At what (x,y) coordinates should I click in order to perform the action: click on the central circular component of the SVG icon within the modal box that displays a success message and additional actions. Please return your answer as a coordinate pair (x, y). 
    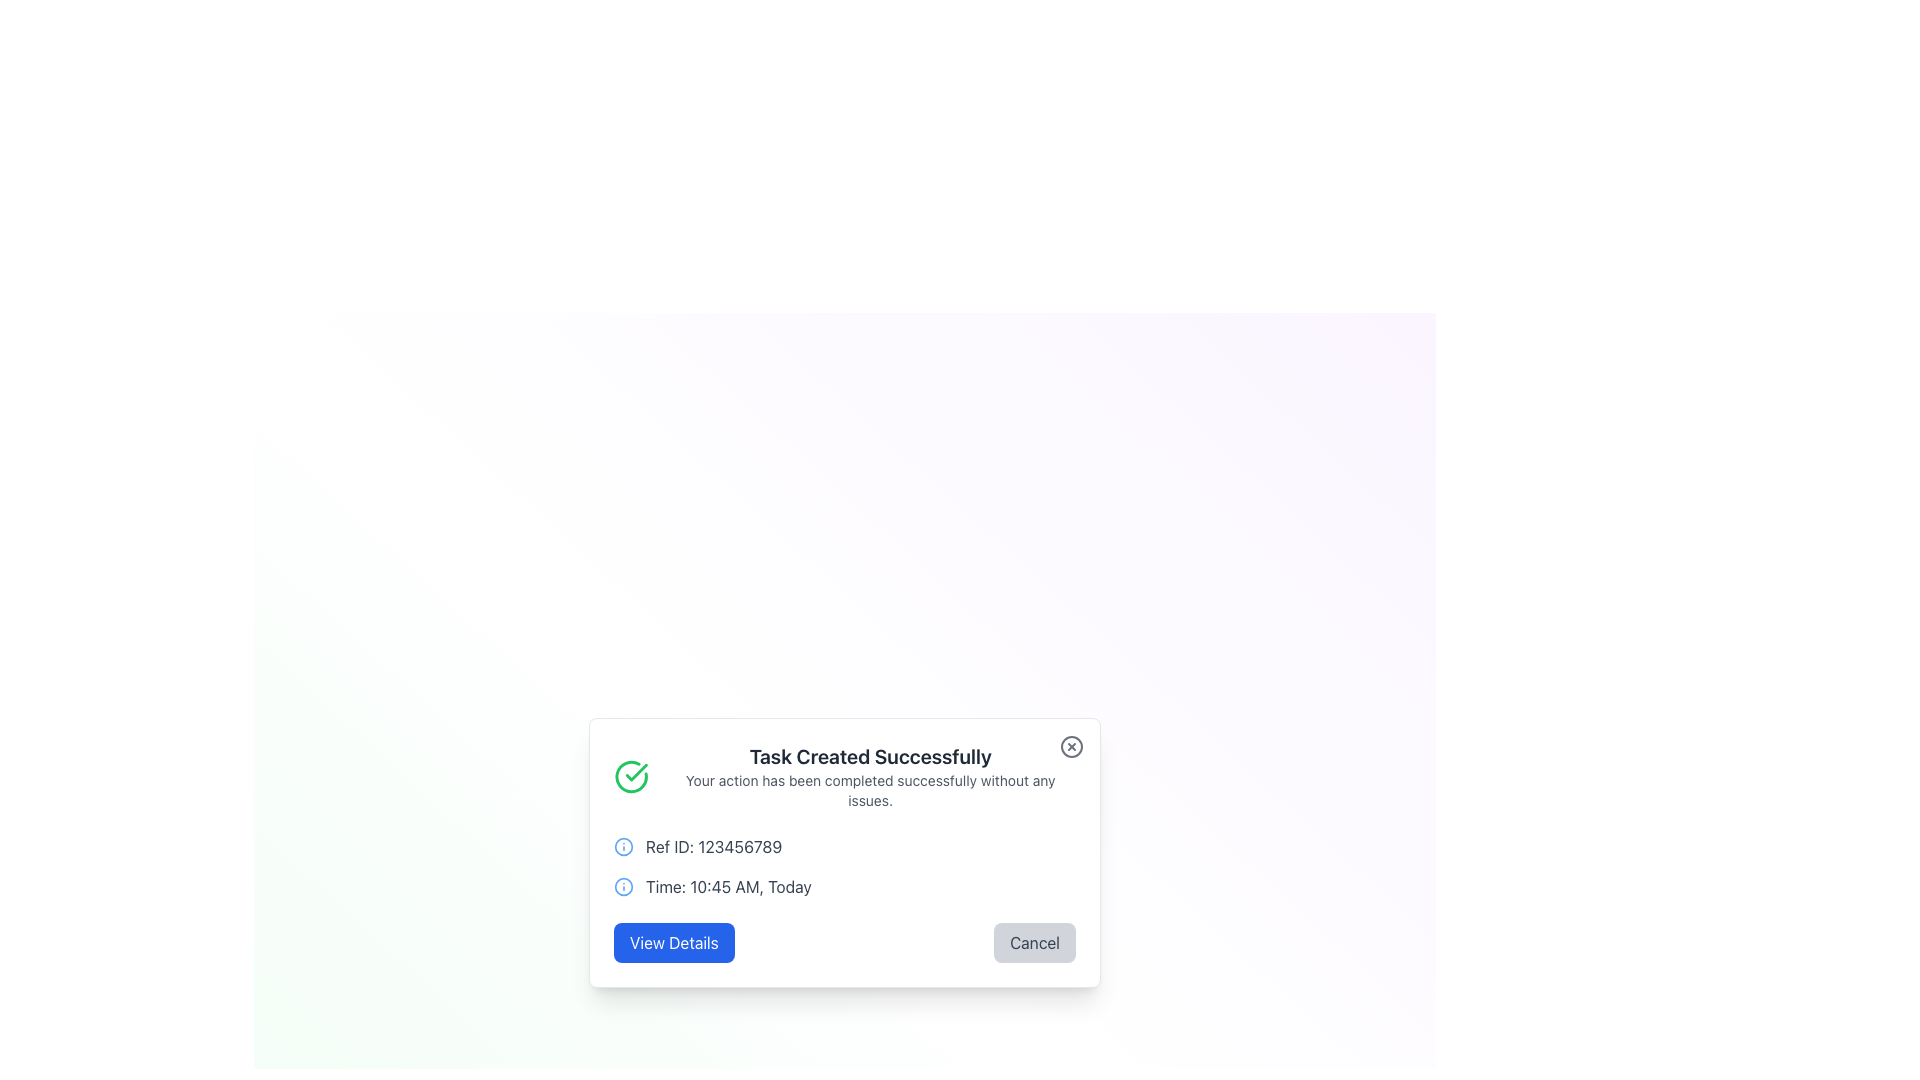
    Looking at the image, I should click on (623, 847).